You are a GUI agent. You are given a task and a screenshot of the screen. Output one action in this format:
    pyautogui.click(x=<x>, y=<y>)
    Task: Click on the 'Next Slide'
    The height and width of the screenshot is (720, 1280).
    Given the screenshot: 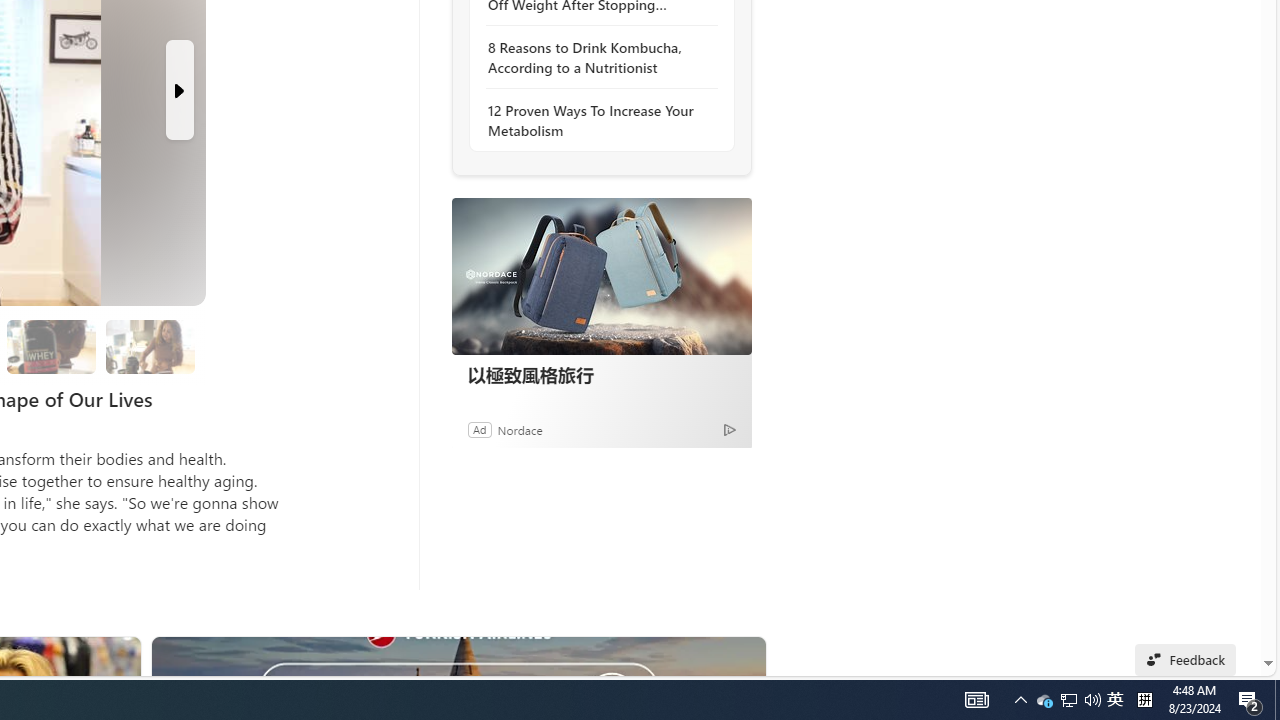 What is the action you would take?
    pyautogui.click(x=179, y=90)
    